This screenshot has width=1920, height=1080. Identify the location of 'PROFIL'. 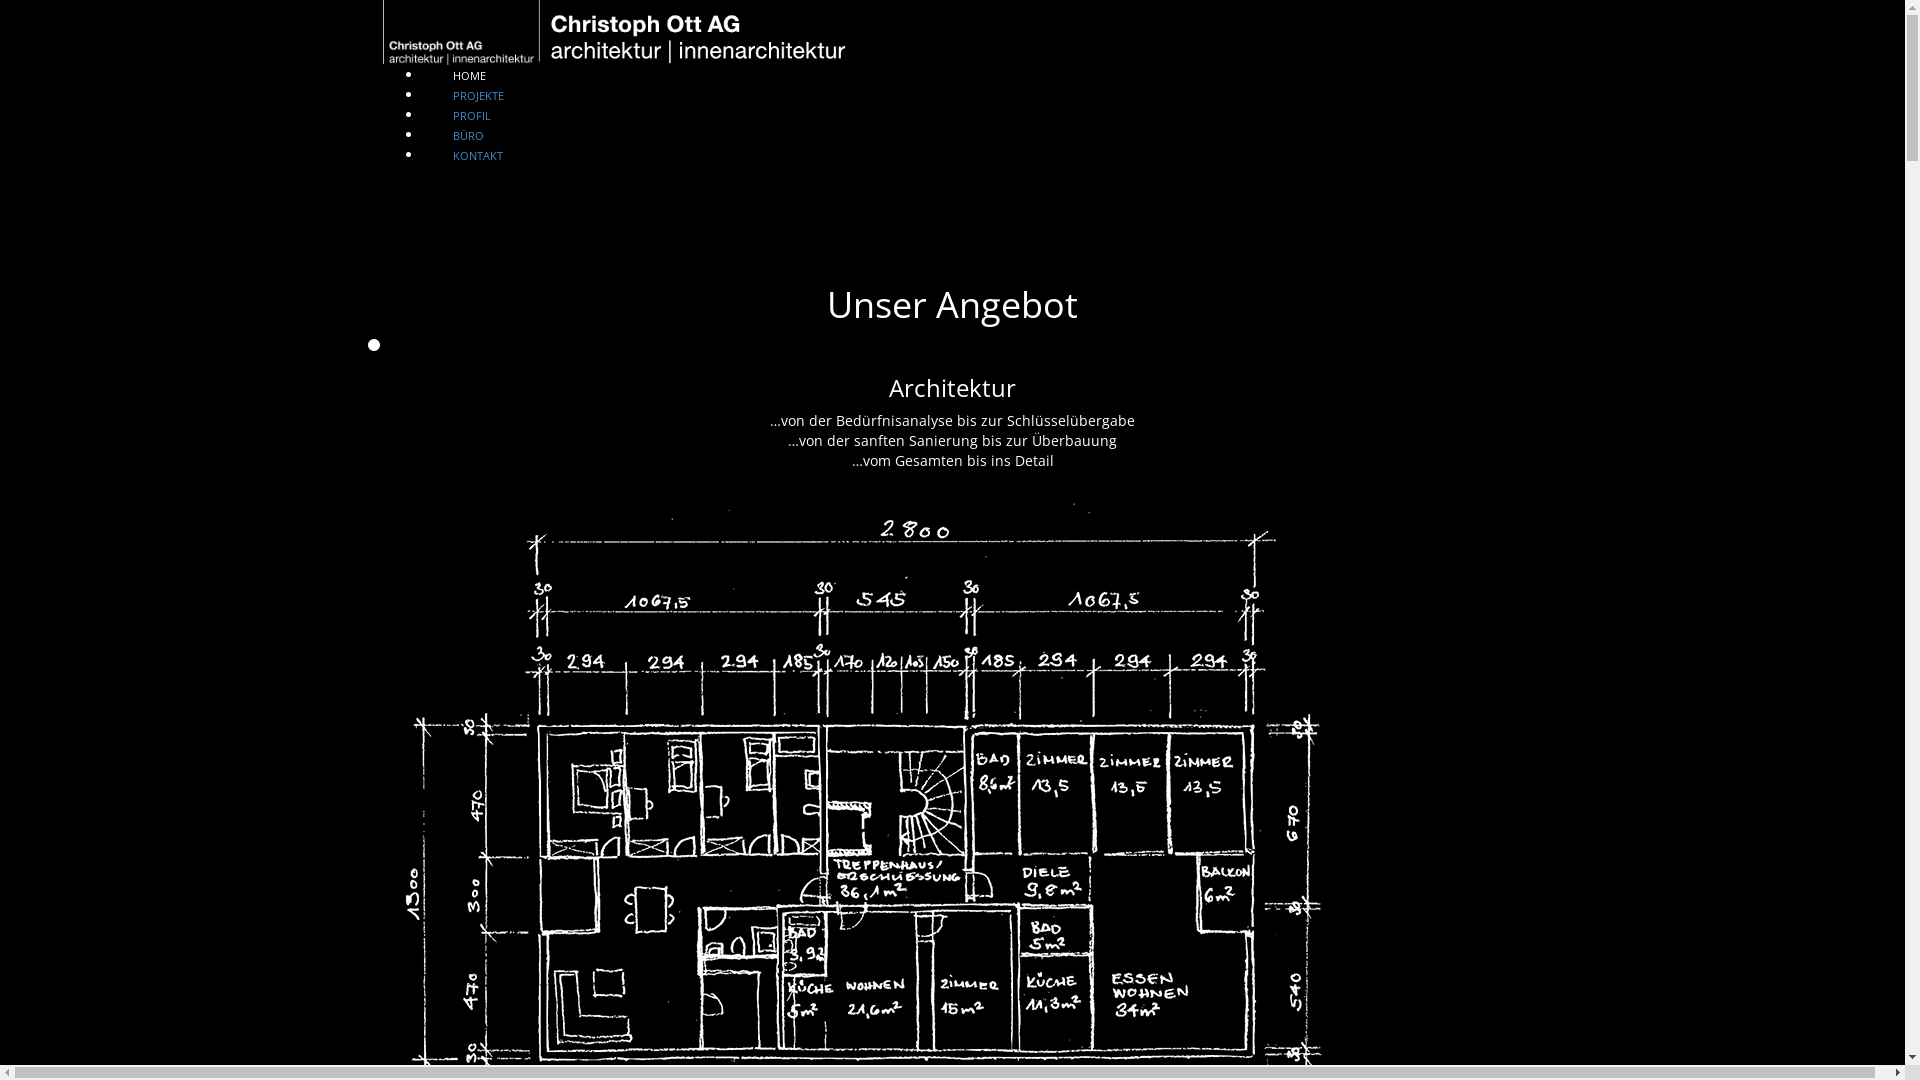
(469, 97).